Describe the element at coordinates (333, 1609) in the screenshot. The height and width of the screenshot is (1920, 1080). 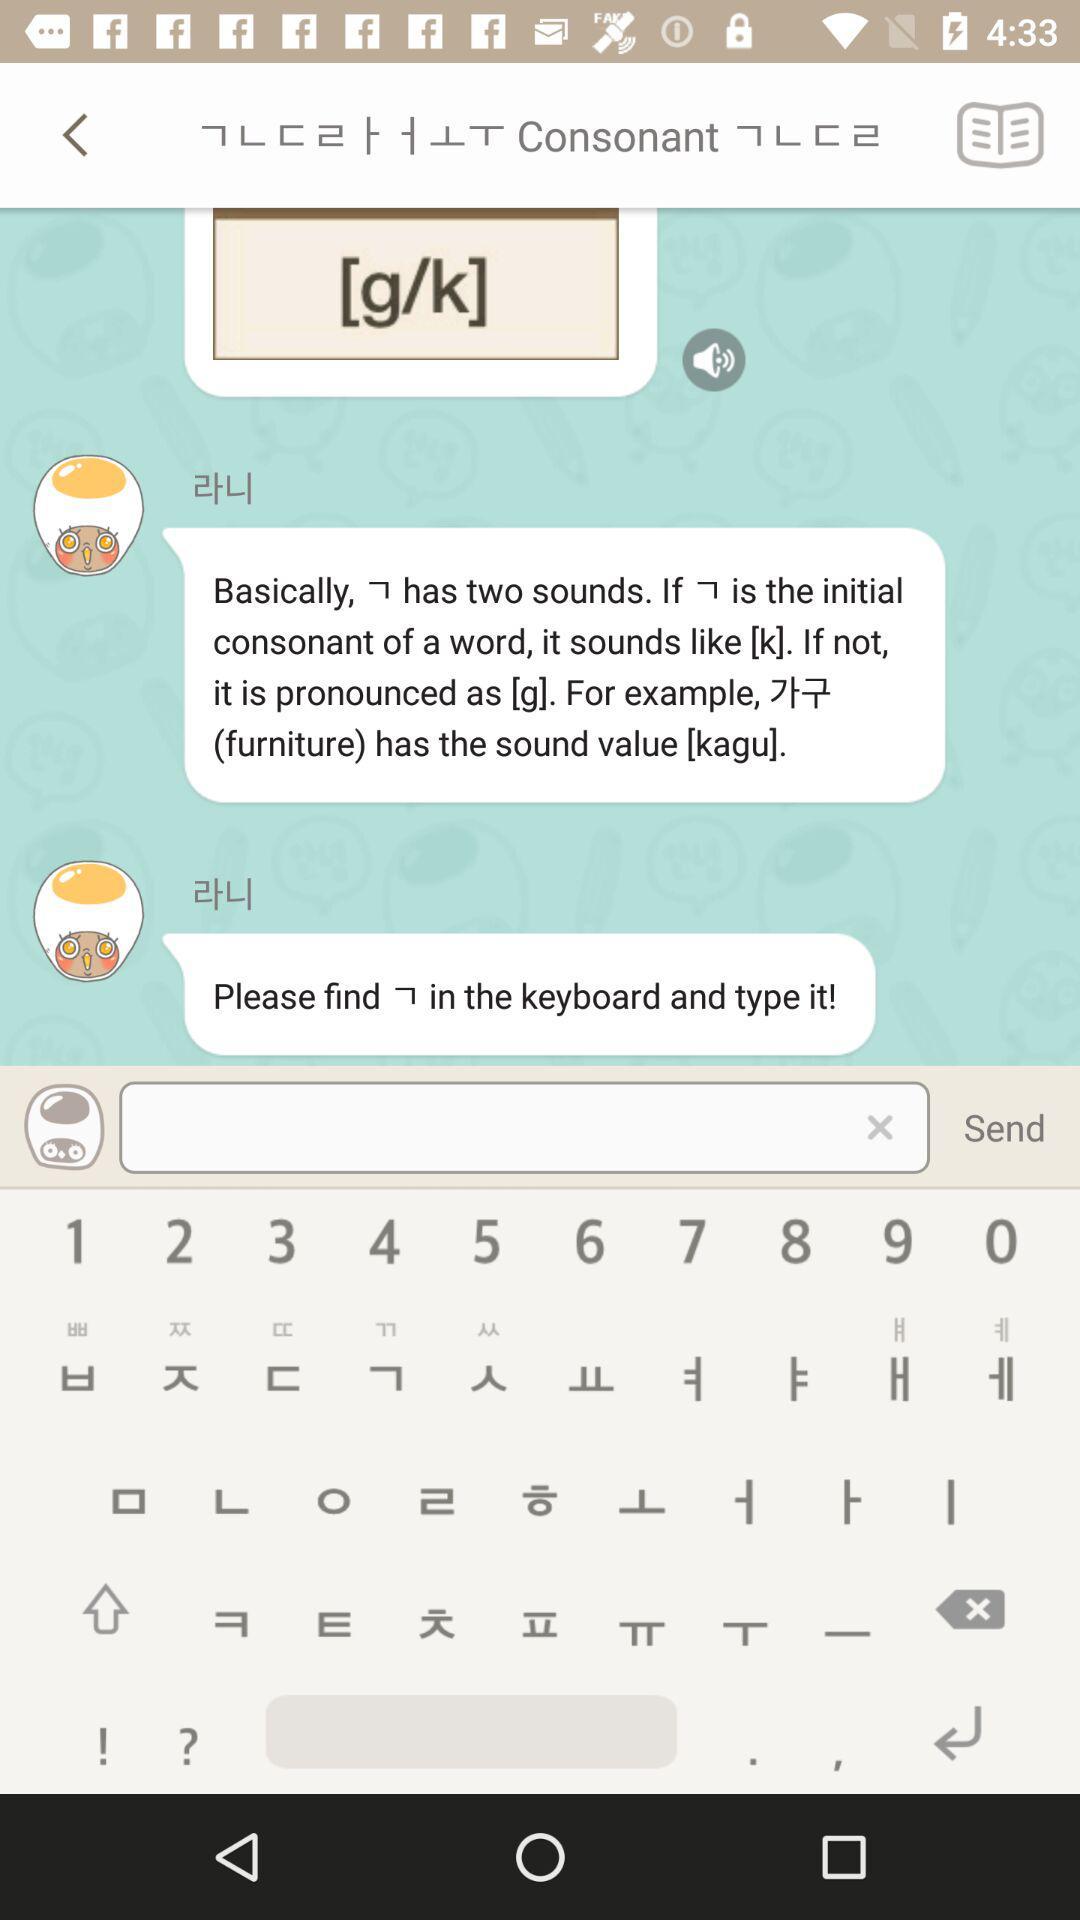
I see `the menu icon` at that location.